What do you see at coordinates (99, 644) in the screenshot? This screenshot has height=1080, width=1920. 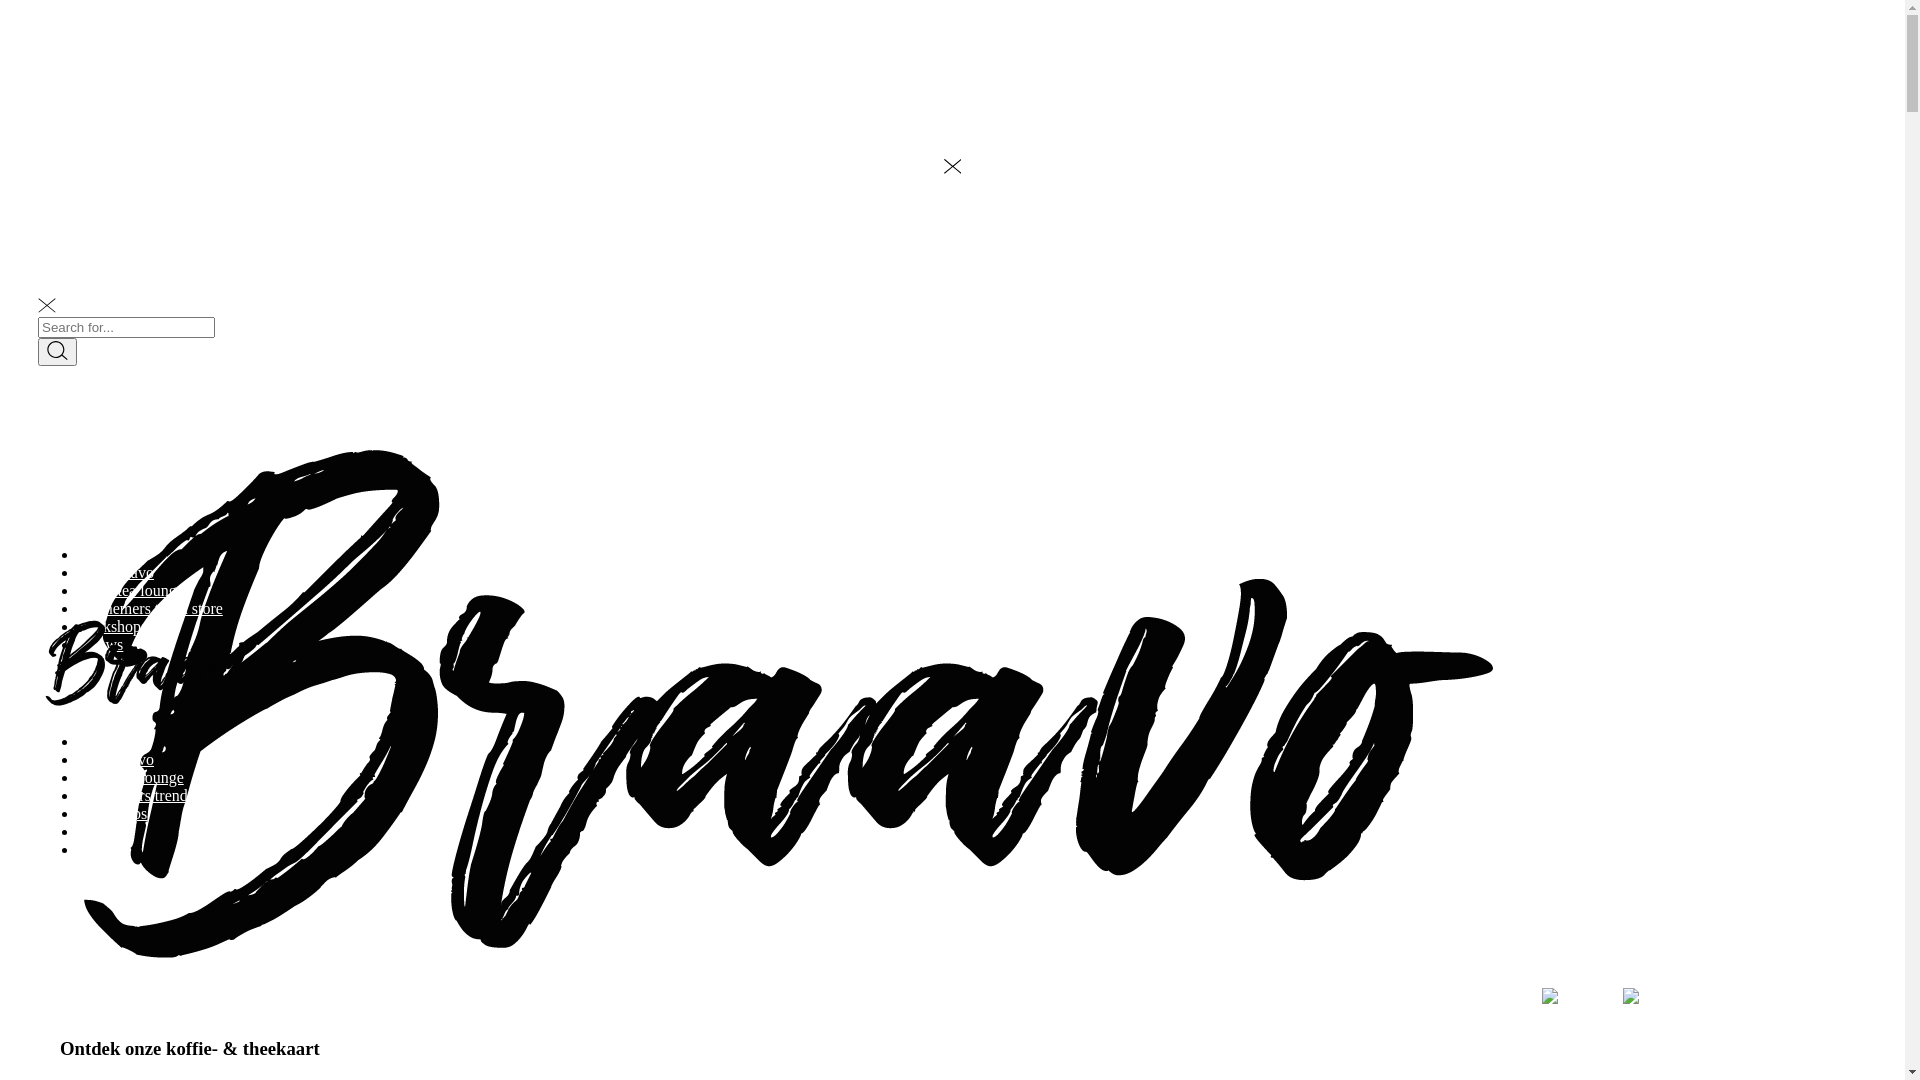 I see `'nieuws'` at bounding box center [99, 644].